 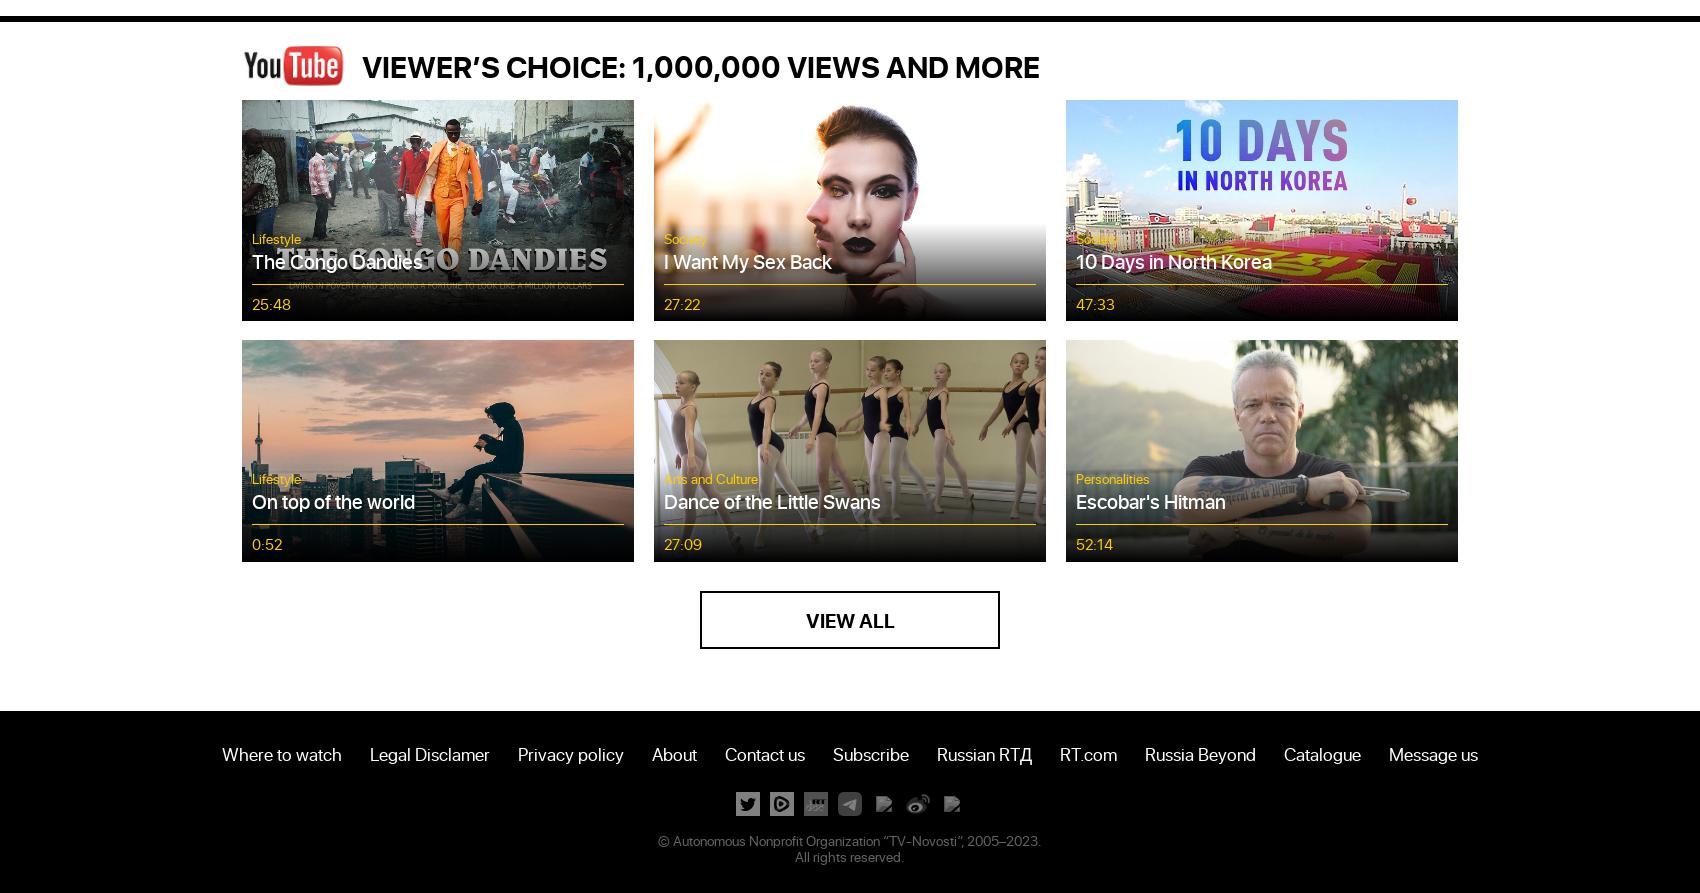 I want to click on 'Subscribe', so click(x=830, y=751).